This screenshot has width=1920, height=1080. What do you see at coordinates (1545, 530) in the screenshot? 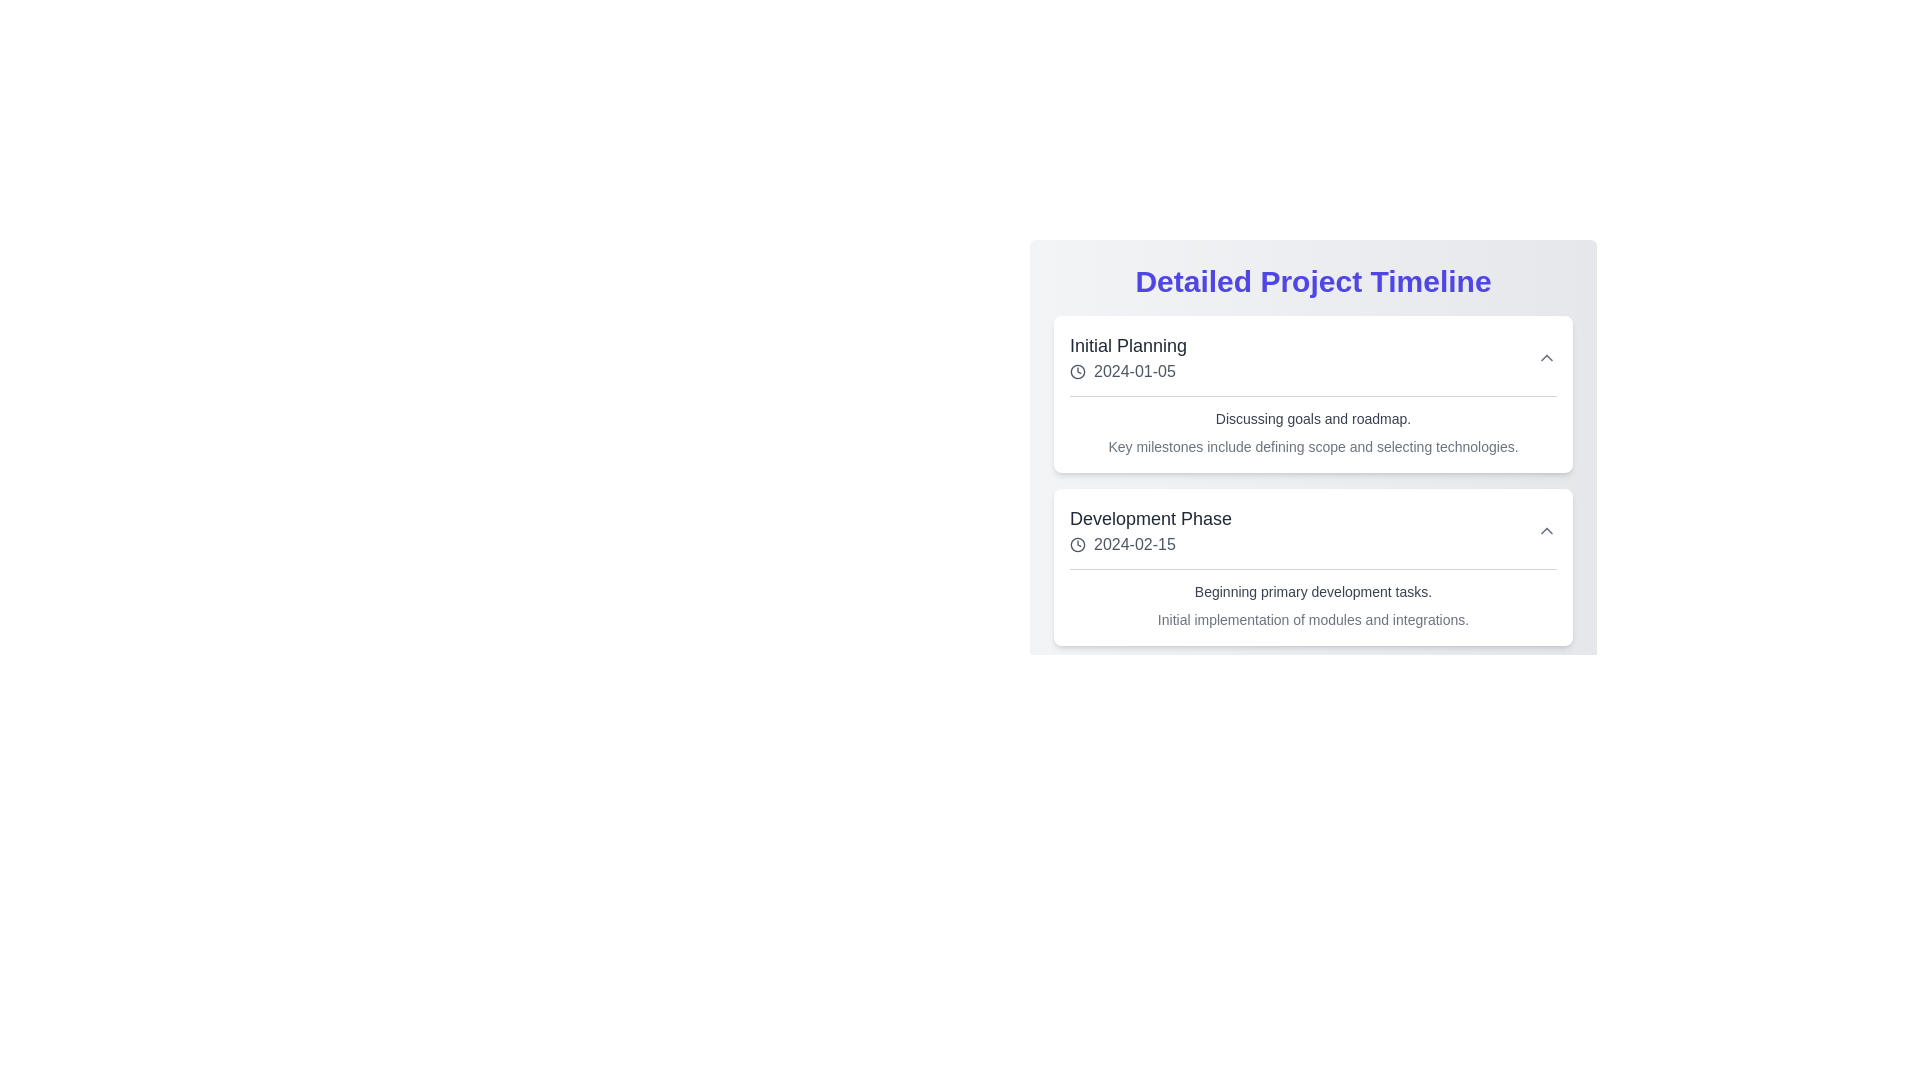
I see `the toggle button located at the far right side of the 'Development Phase' section` at bounding box center [1545, 530].